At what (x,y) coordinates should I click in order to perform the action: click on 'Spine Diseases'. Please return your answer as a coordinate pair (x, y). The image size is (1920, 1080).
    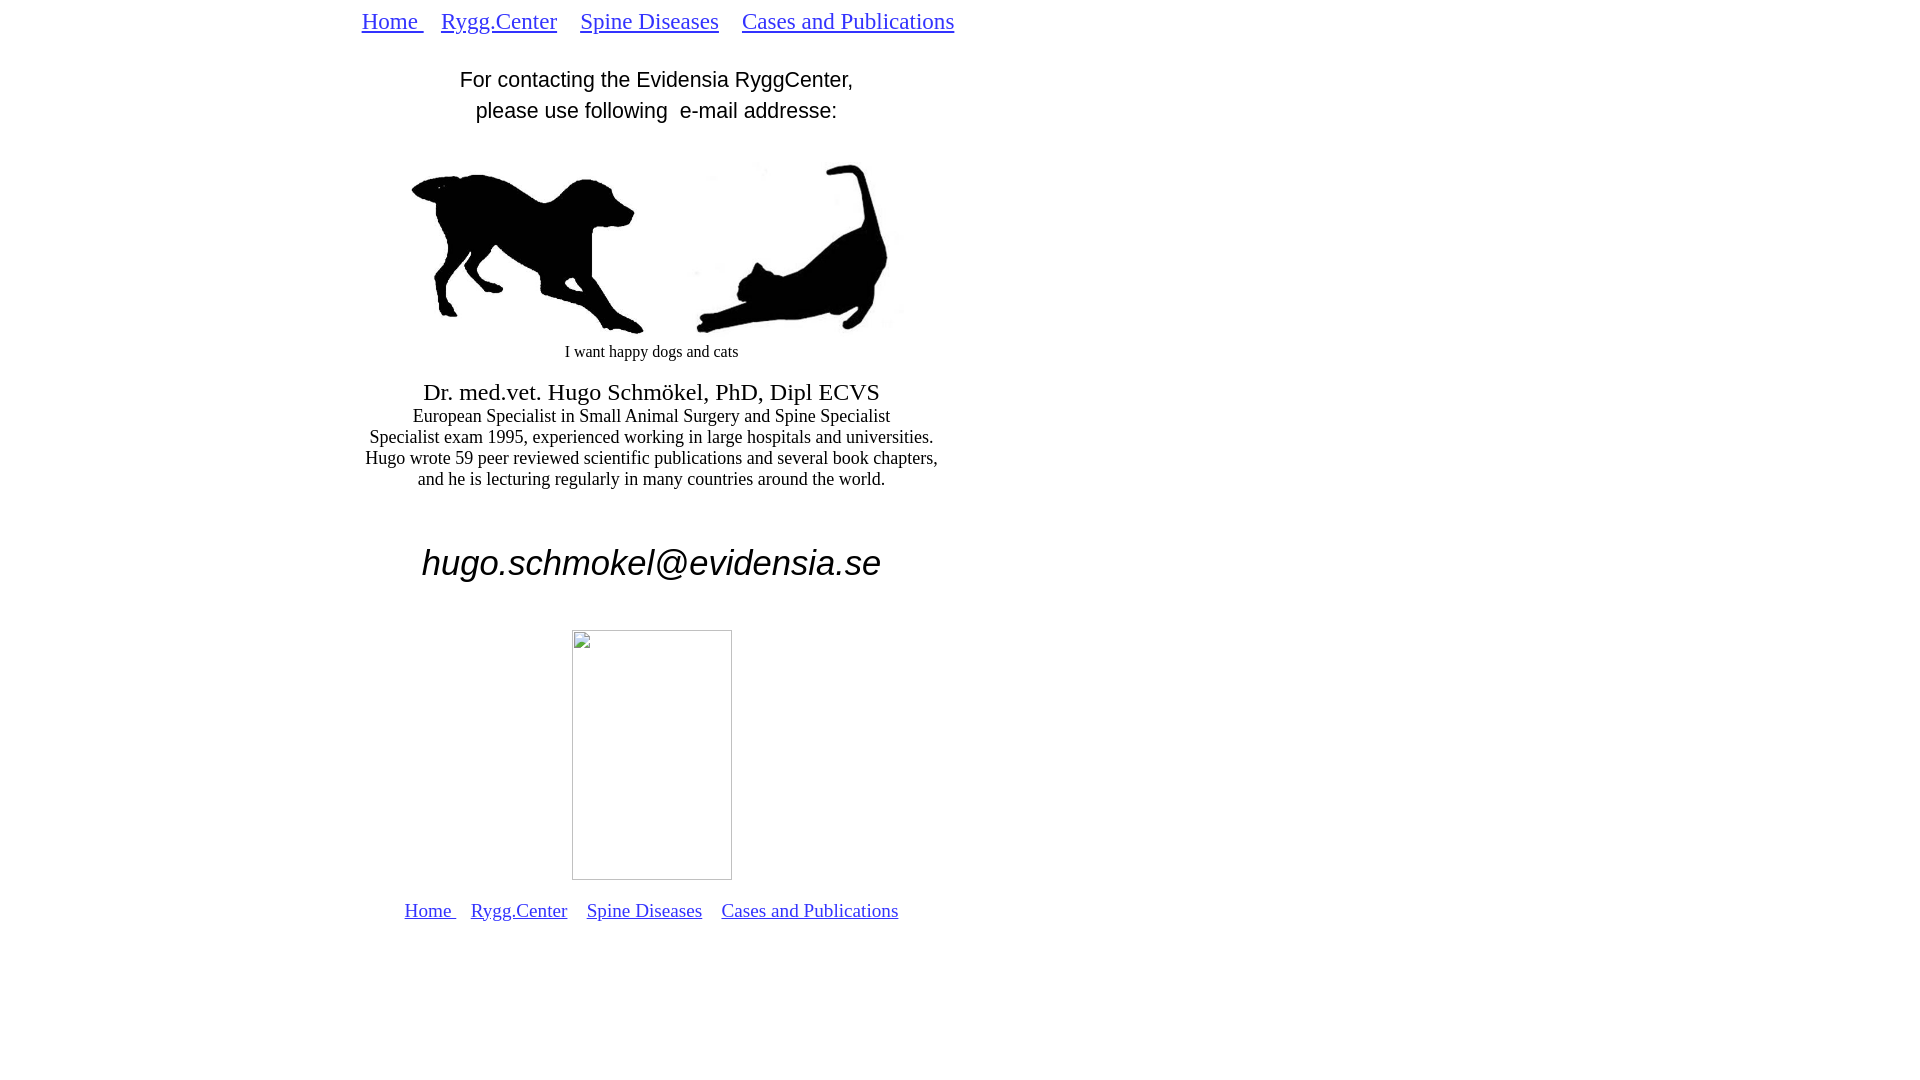
    Looking at the image, I should click on (644, 910).